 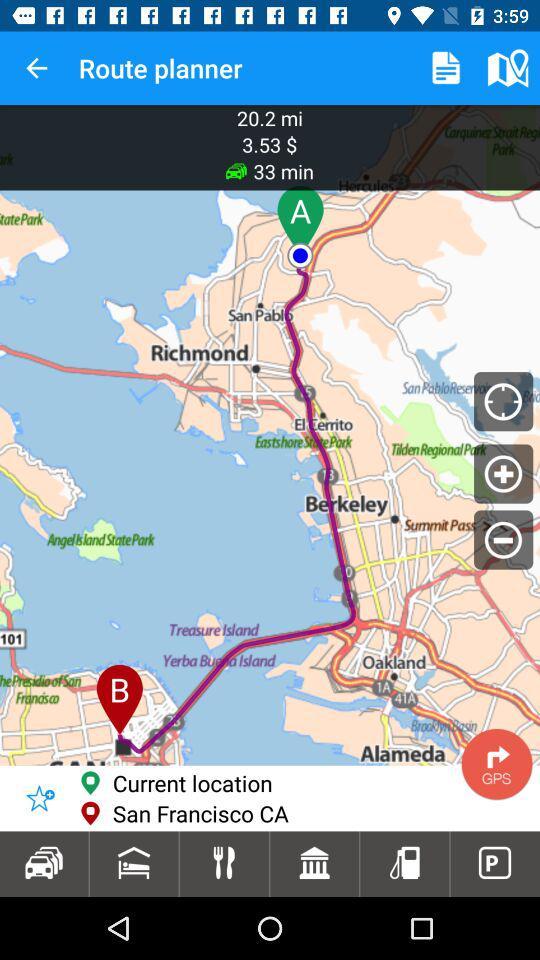 What do you see at coordinates (502, 473) in the screenshot?
I see `the add icon` at bounding box center [502, 473].